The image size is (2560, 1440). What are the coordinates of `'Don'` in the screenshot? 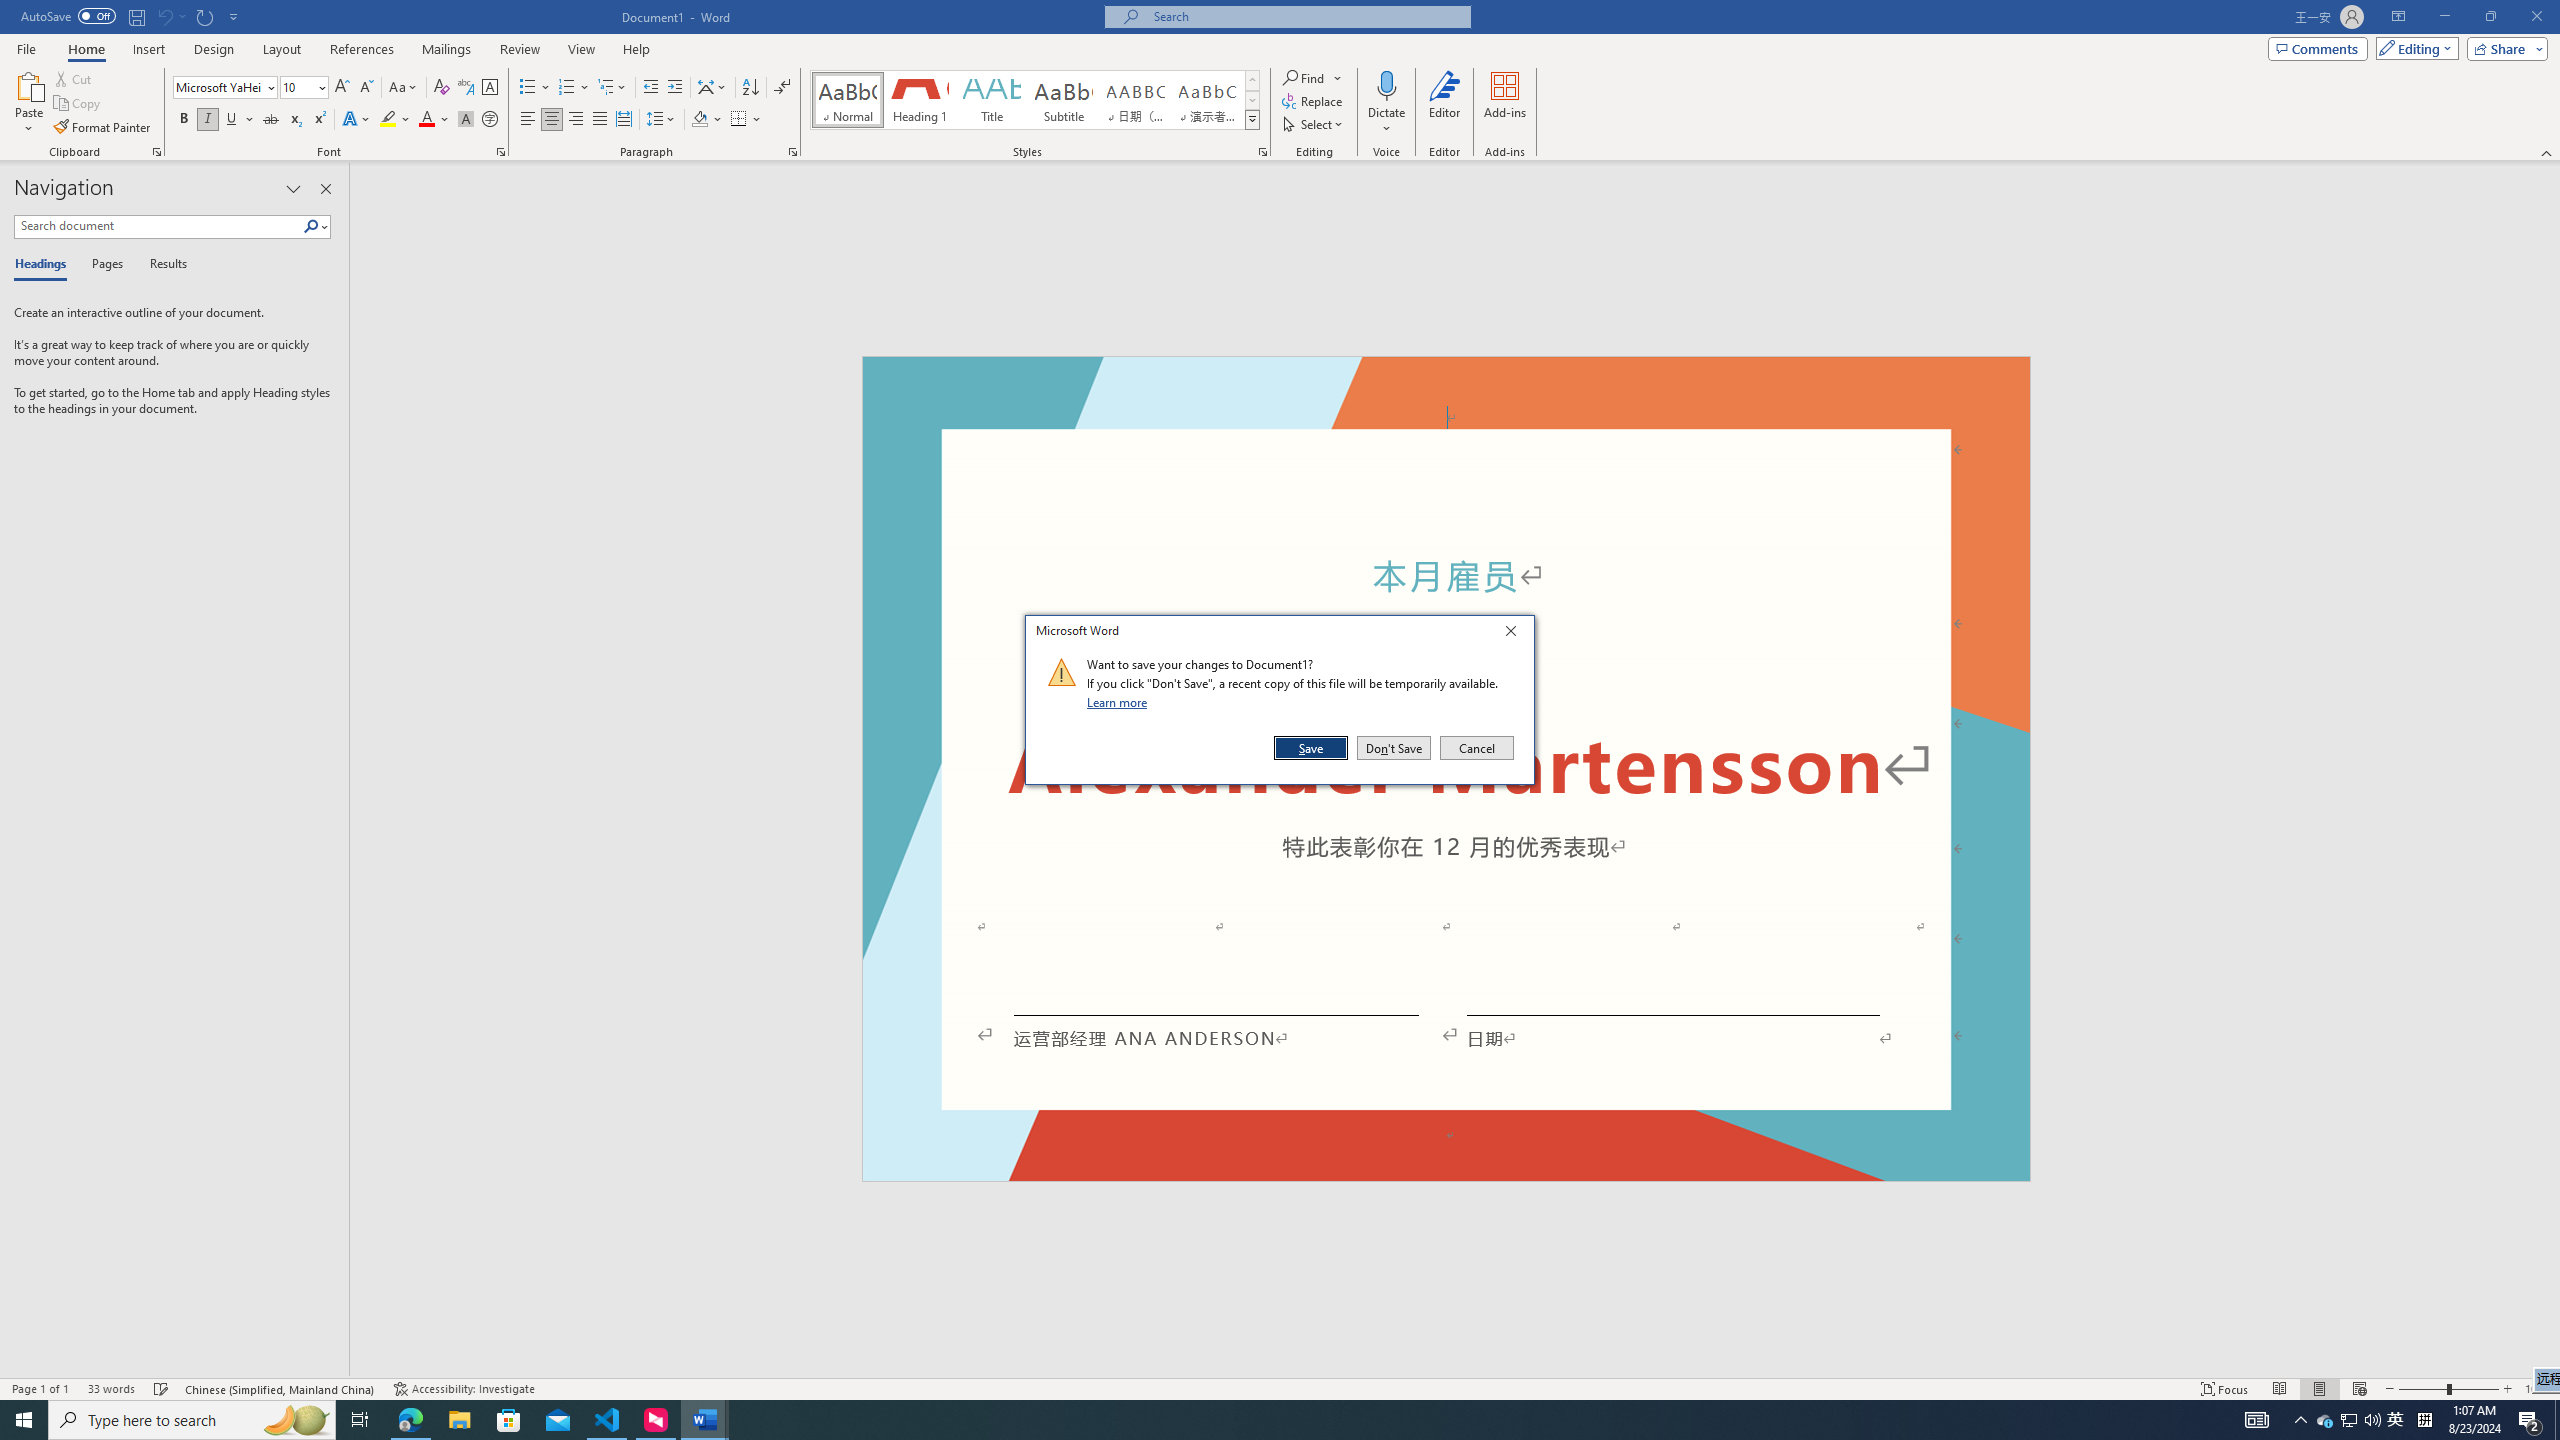 It's located at (1393, 747).